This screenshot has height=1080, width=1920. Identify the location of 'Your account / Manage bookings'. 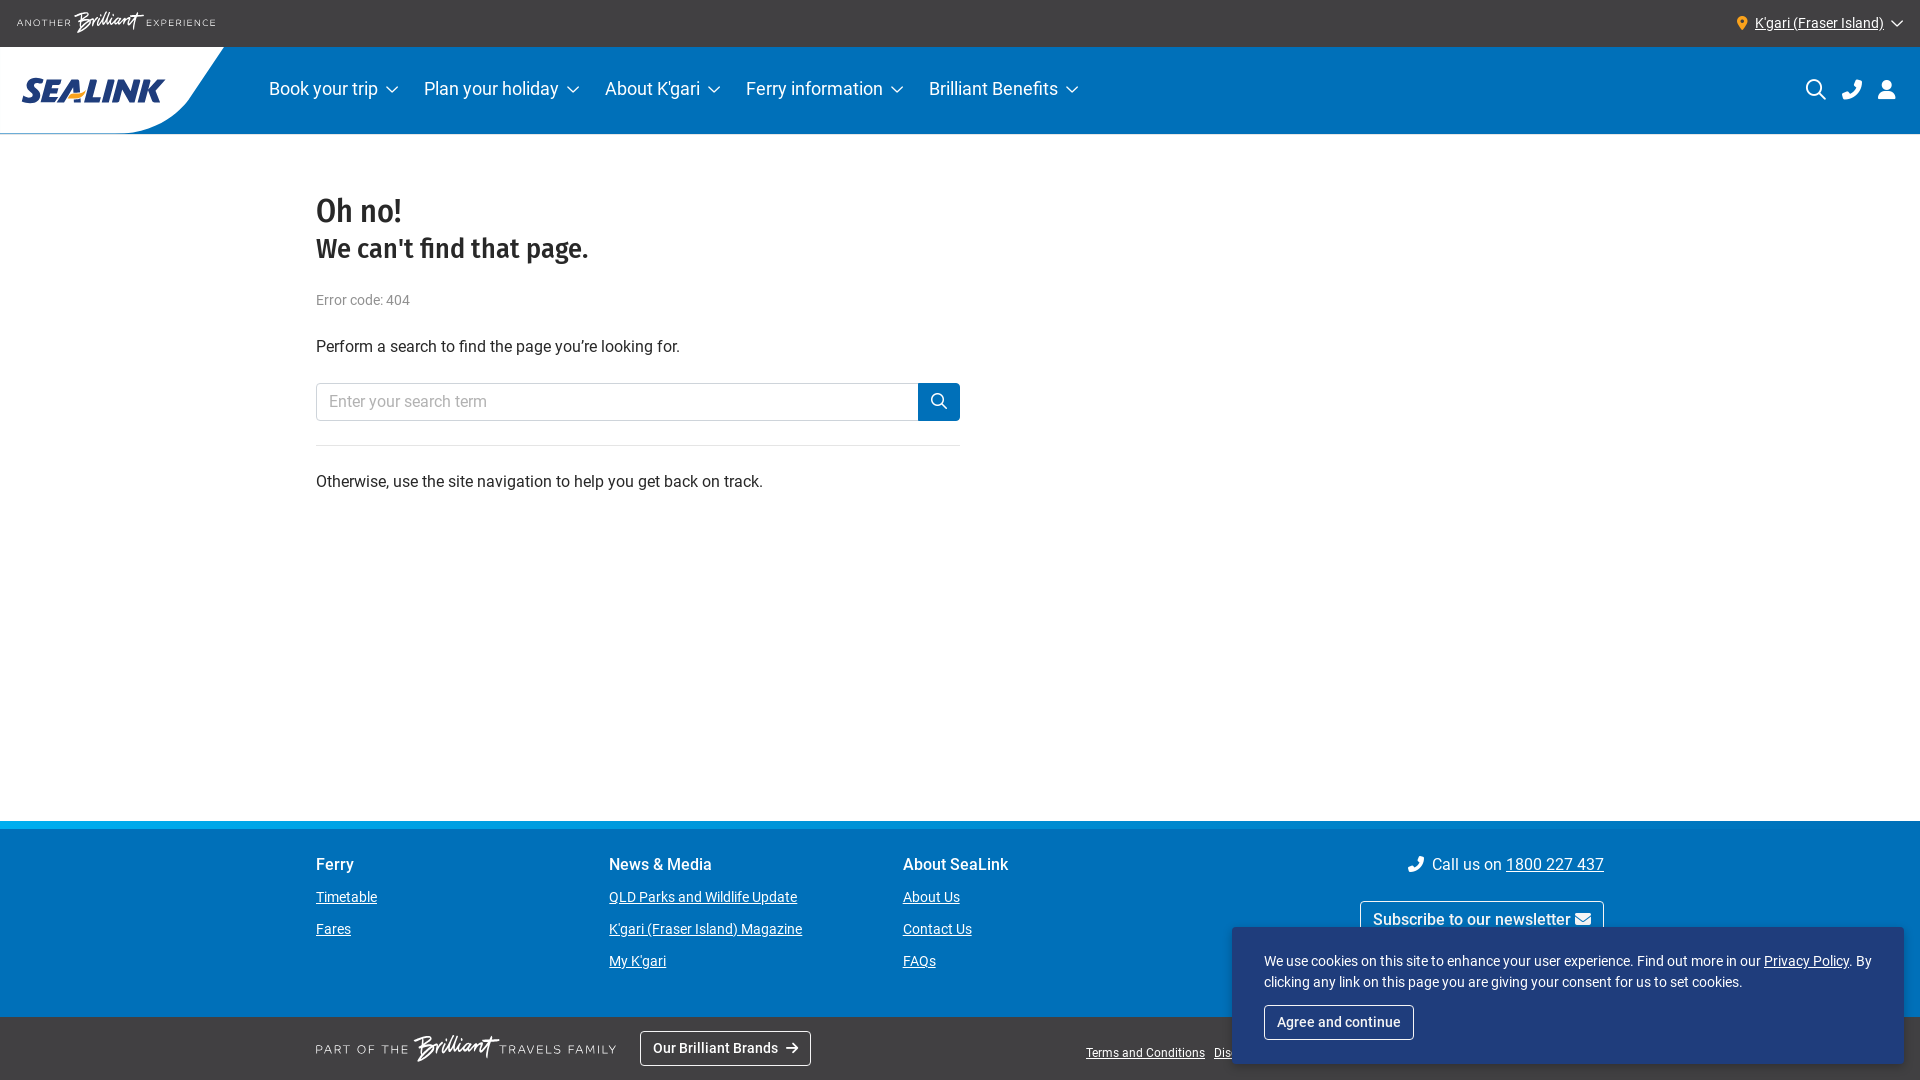
(1885, 88).